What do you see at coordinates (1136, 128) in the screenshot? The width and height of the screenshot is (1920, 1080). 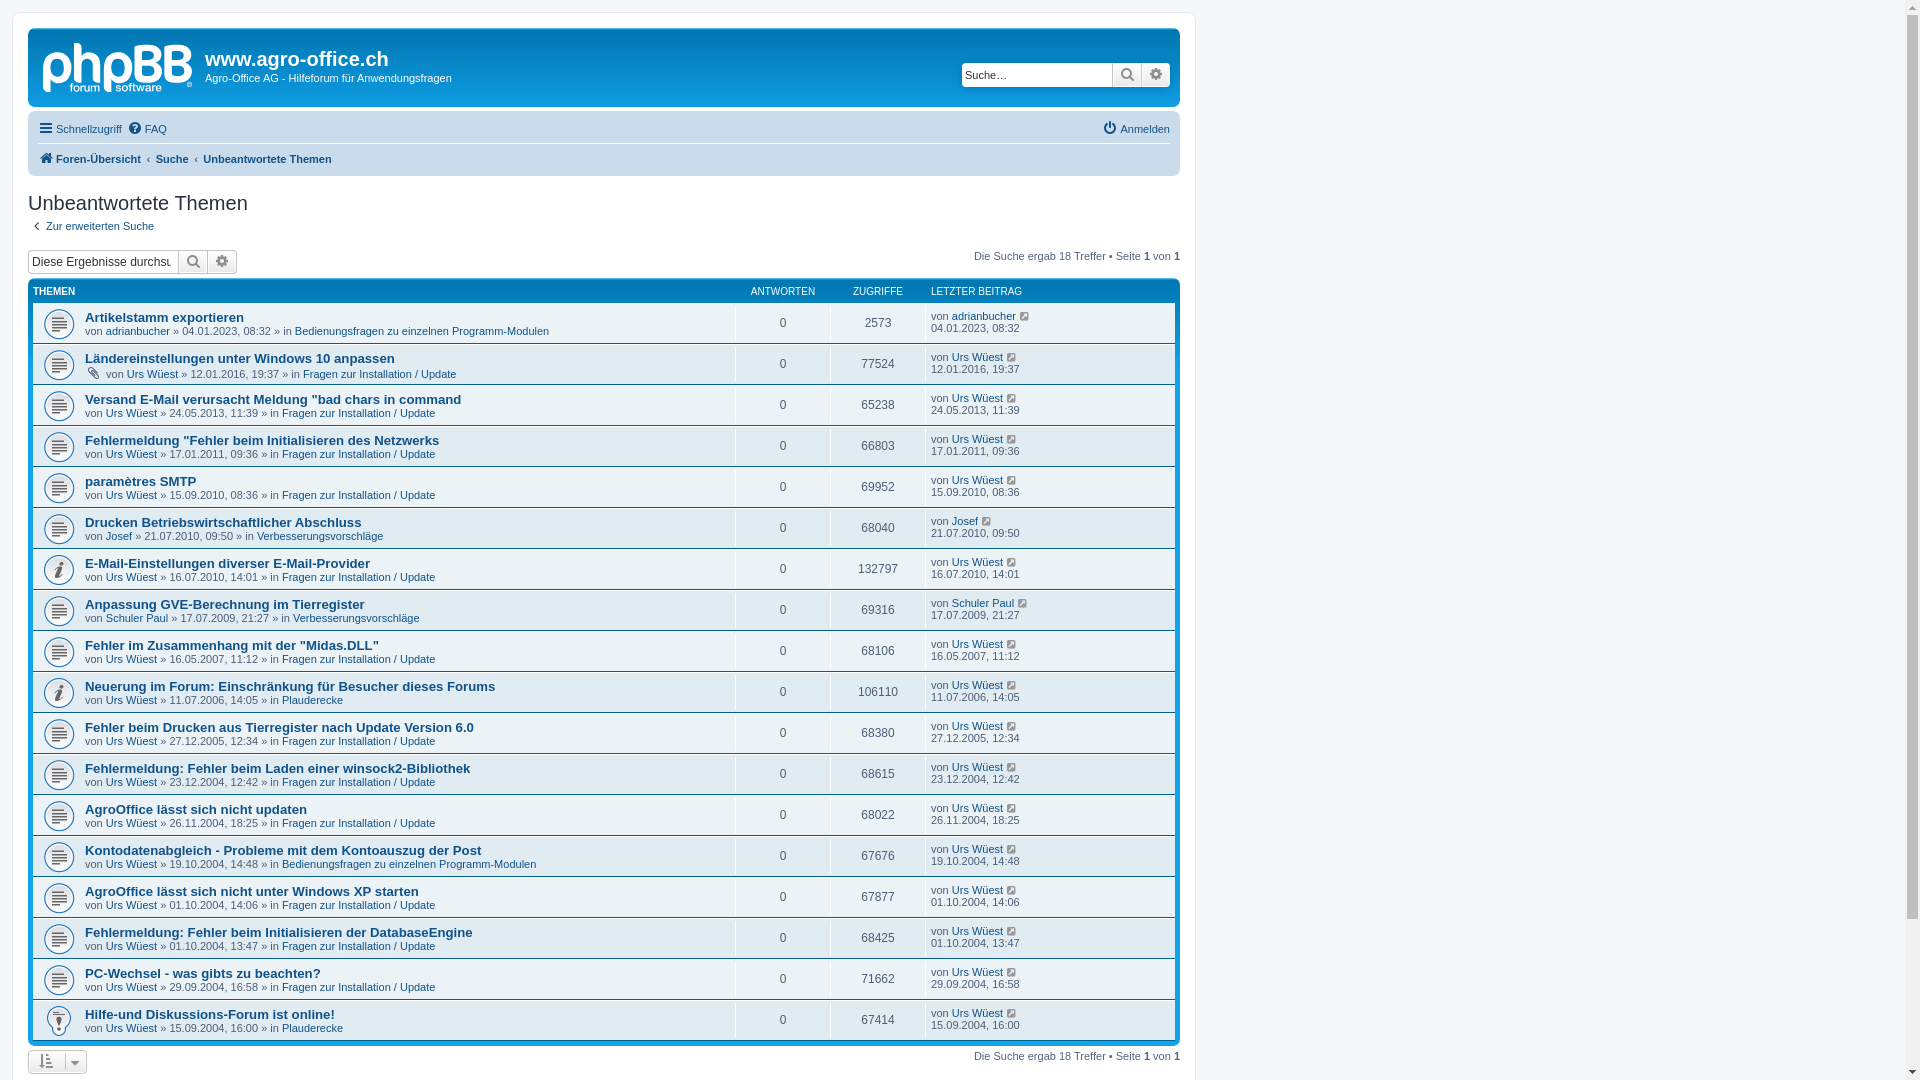 I see `'Anmelden'` at bounding box center [1136, 128].